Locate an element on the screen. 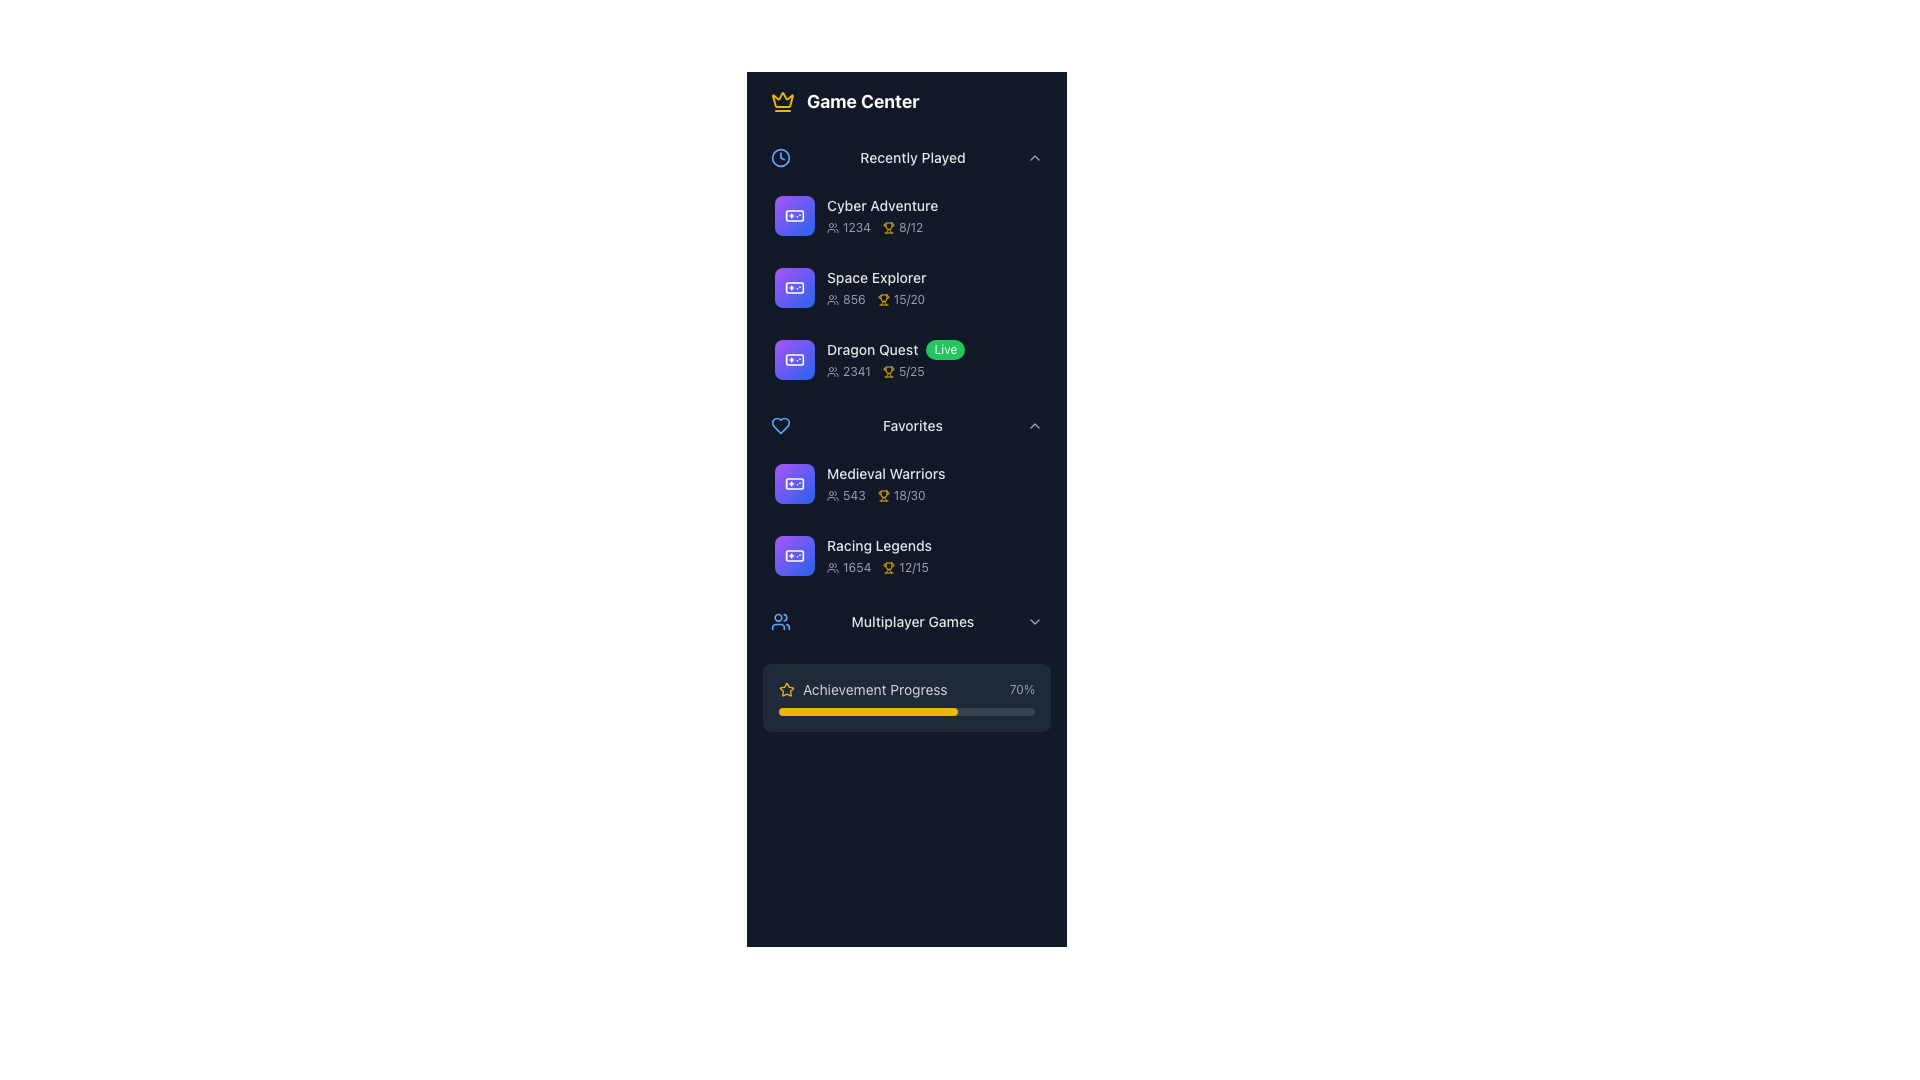 This screenshot has width=1920, height=1080. game controller icon located in the middle column of the 'Recently Played' section, which is the third icon after 'Cyber Adventure' and 'Space Explorer' is located at coordinates (794, 358).